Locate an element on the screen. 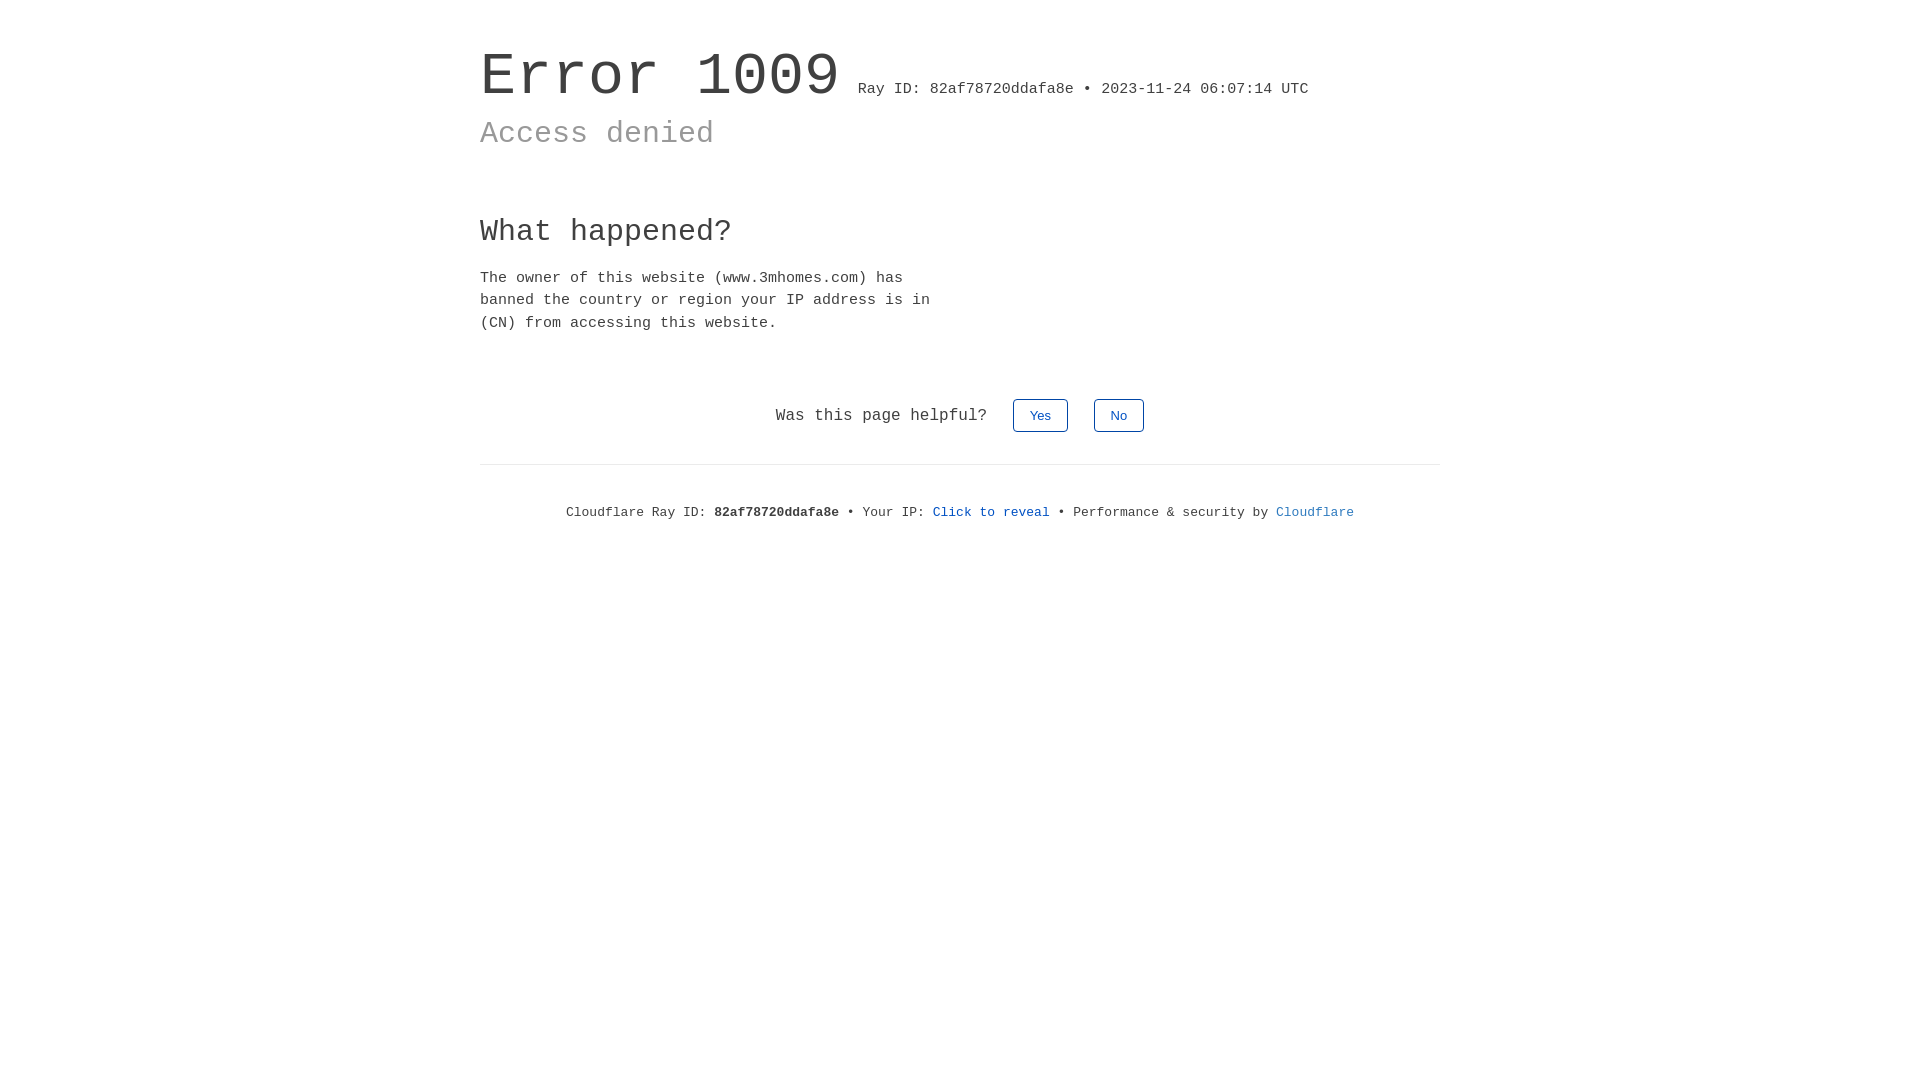 Image resolution: width=1920 pixels, height=1080 pixels. 'No' is located at coordinates (1093, 414).